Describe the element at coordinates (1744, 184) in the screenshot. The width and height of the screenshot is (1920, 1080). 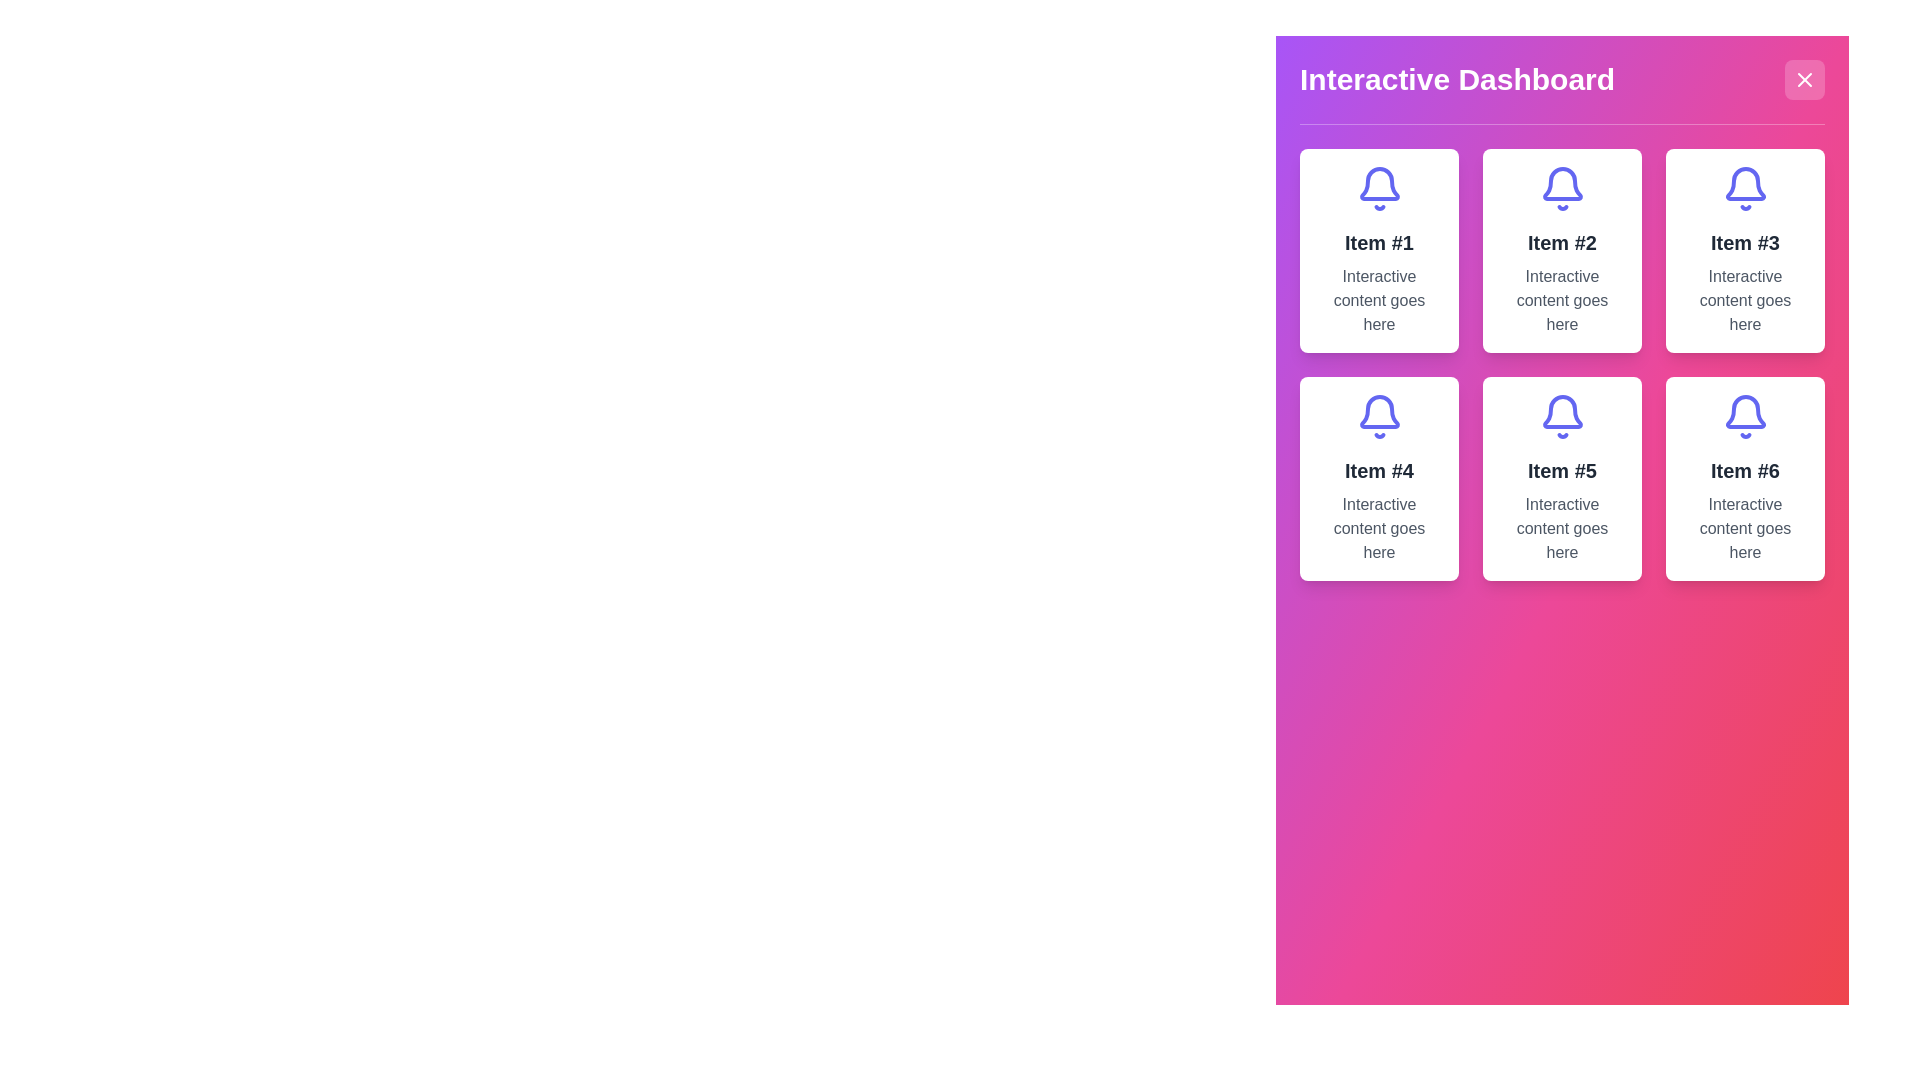
I see `the bell-shaped icon indicating notifications or alerts, located in the upper component of the third card in the top row of the dashboard interface` at that location.